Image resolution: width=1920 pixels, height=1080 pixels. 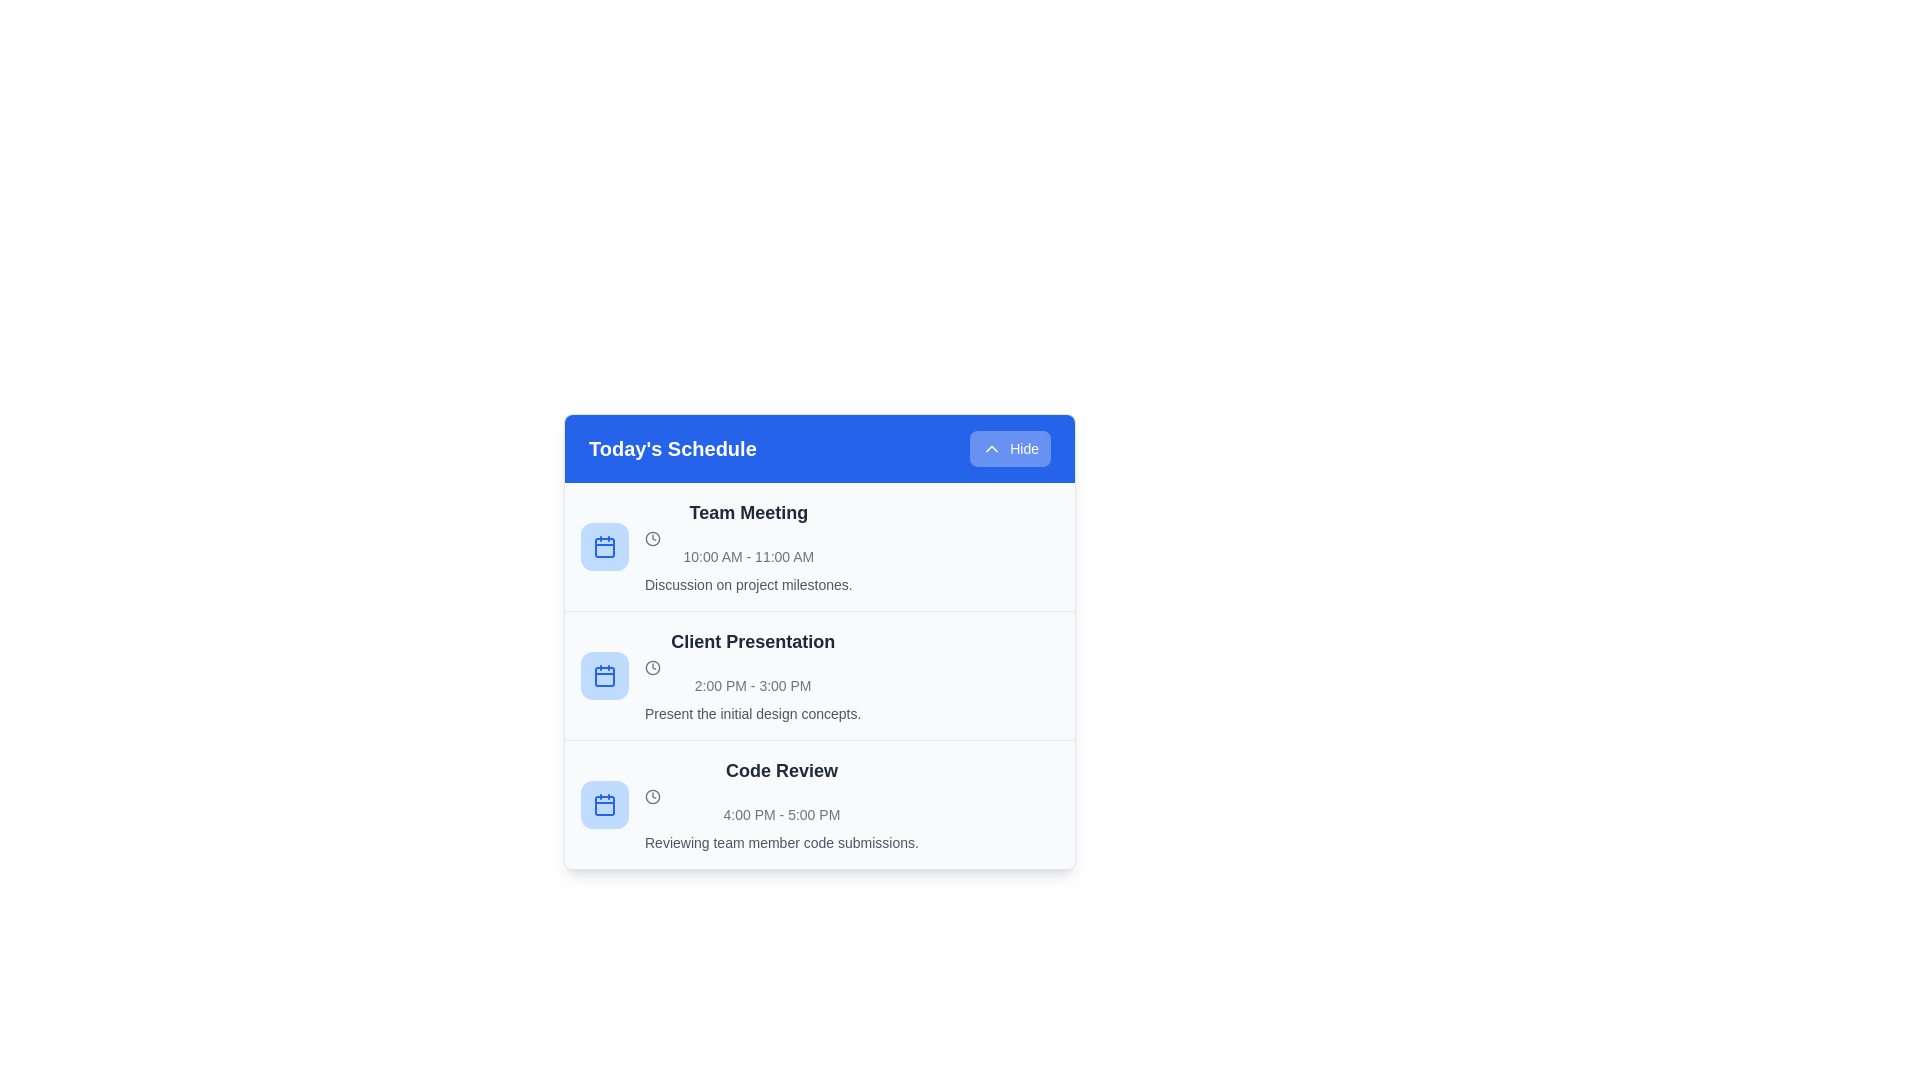 What do you see at coordinates (781, 770) in the screenshot?
I see `the large, bold title text label that reads 'Code Review', which is centrally aligned and changes color on hover` at bounding box center [781, 770].